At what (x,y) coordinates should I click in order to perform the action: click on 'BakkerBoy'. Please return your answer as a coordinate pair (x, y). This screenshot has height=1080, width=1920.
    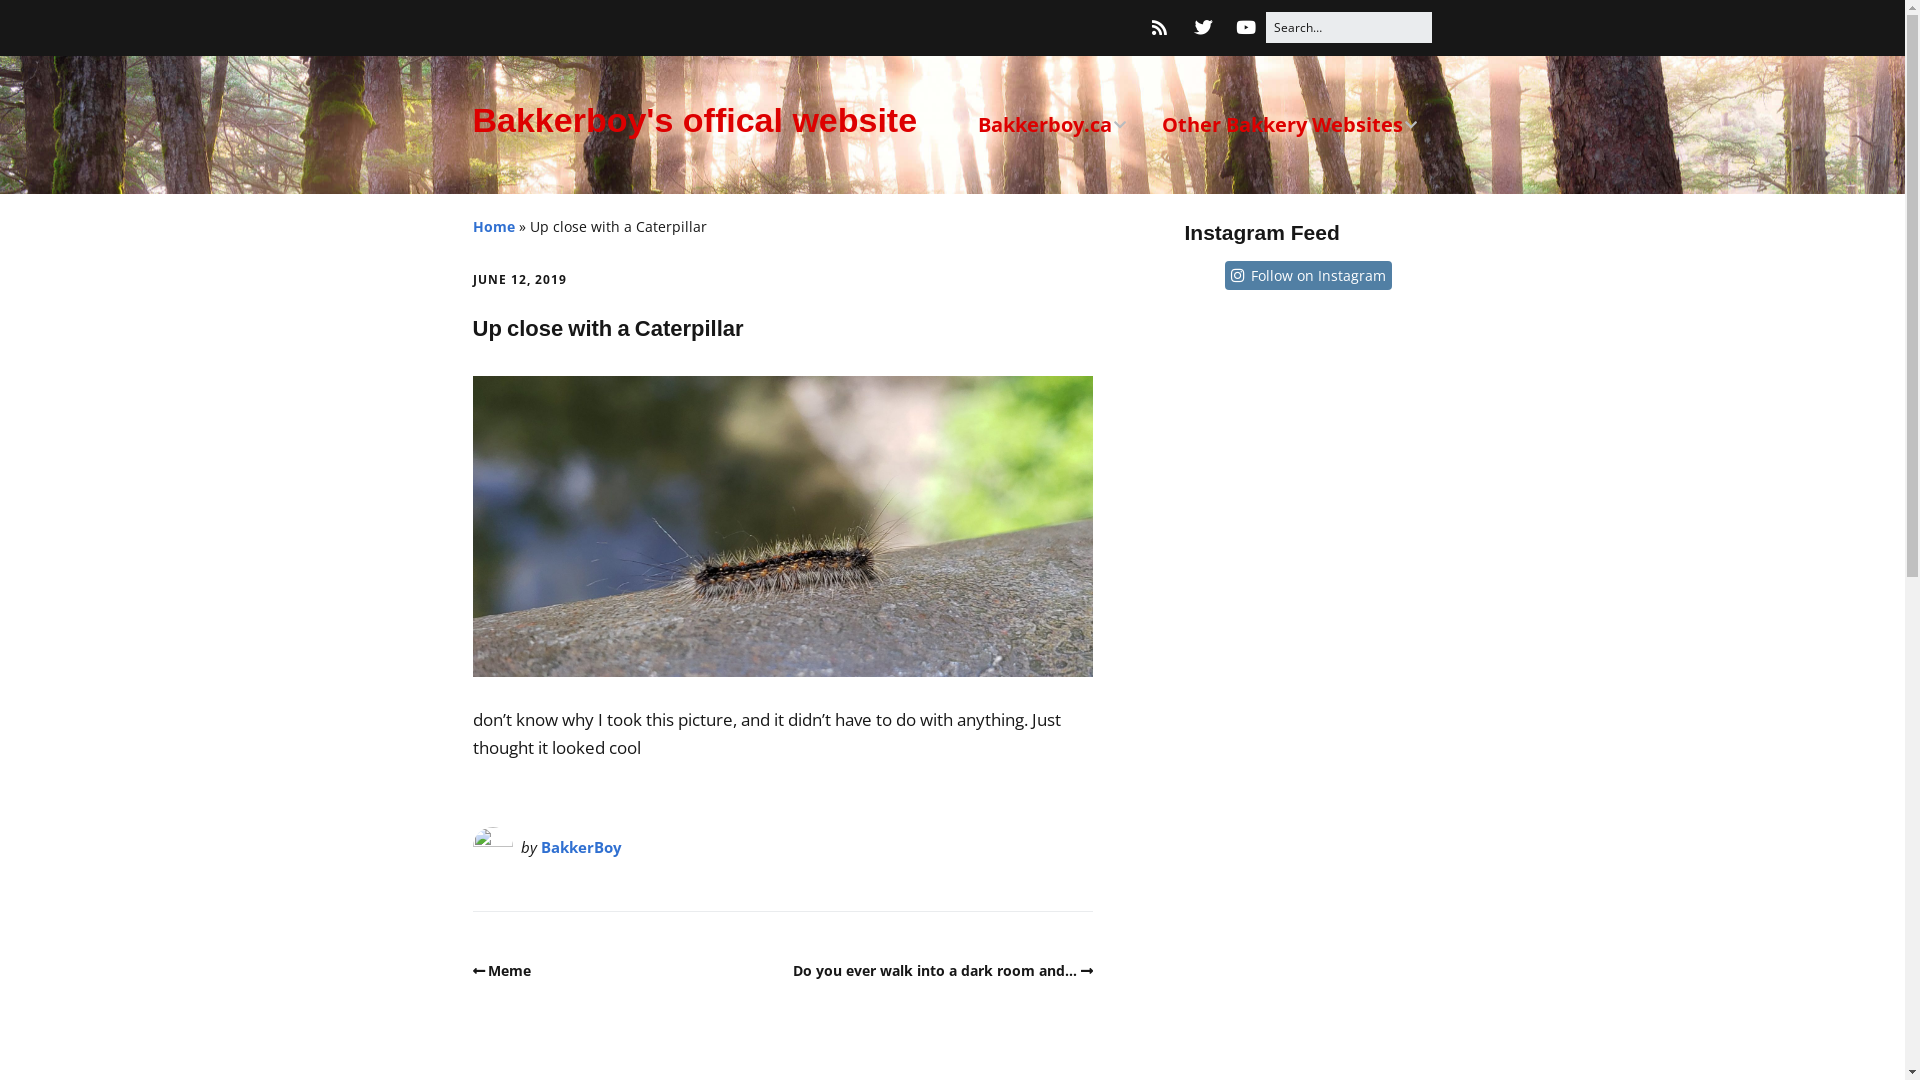
    Looking at the image, I should click on (579, 847).